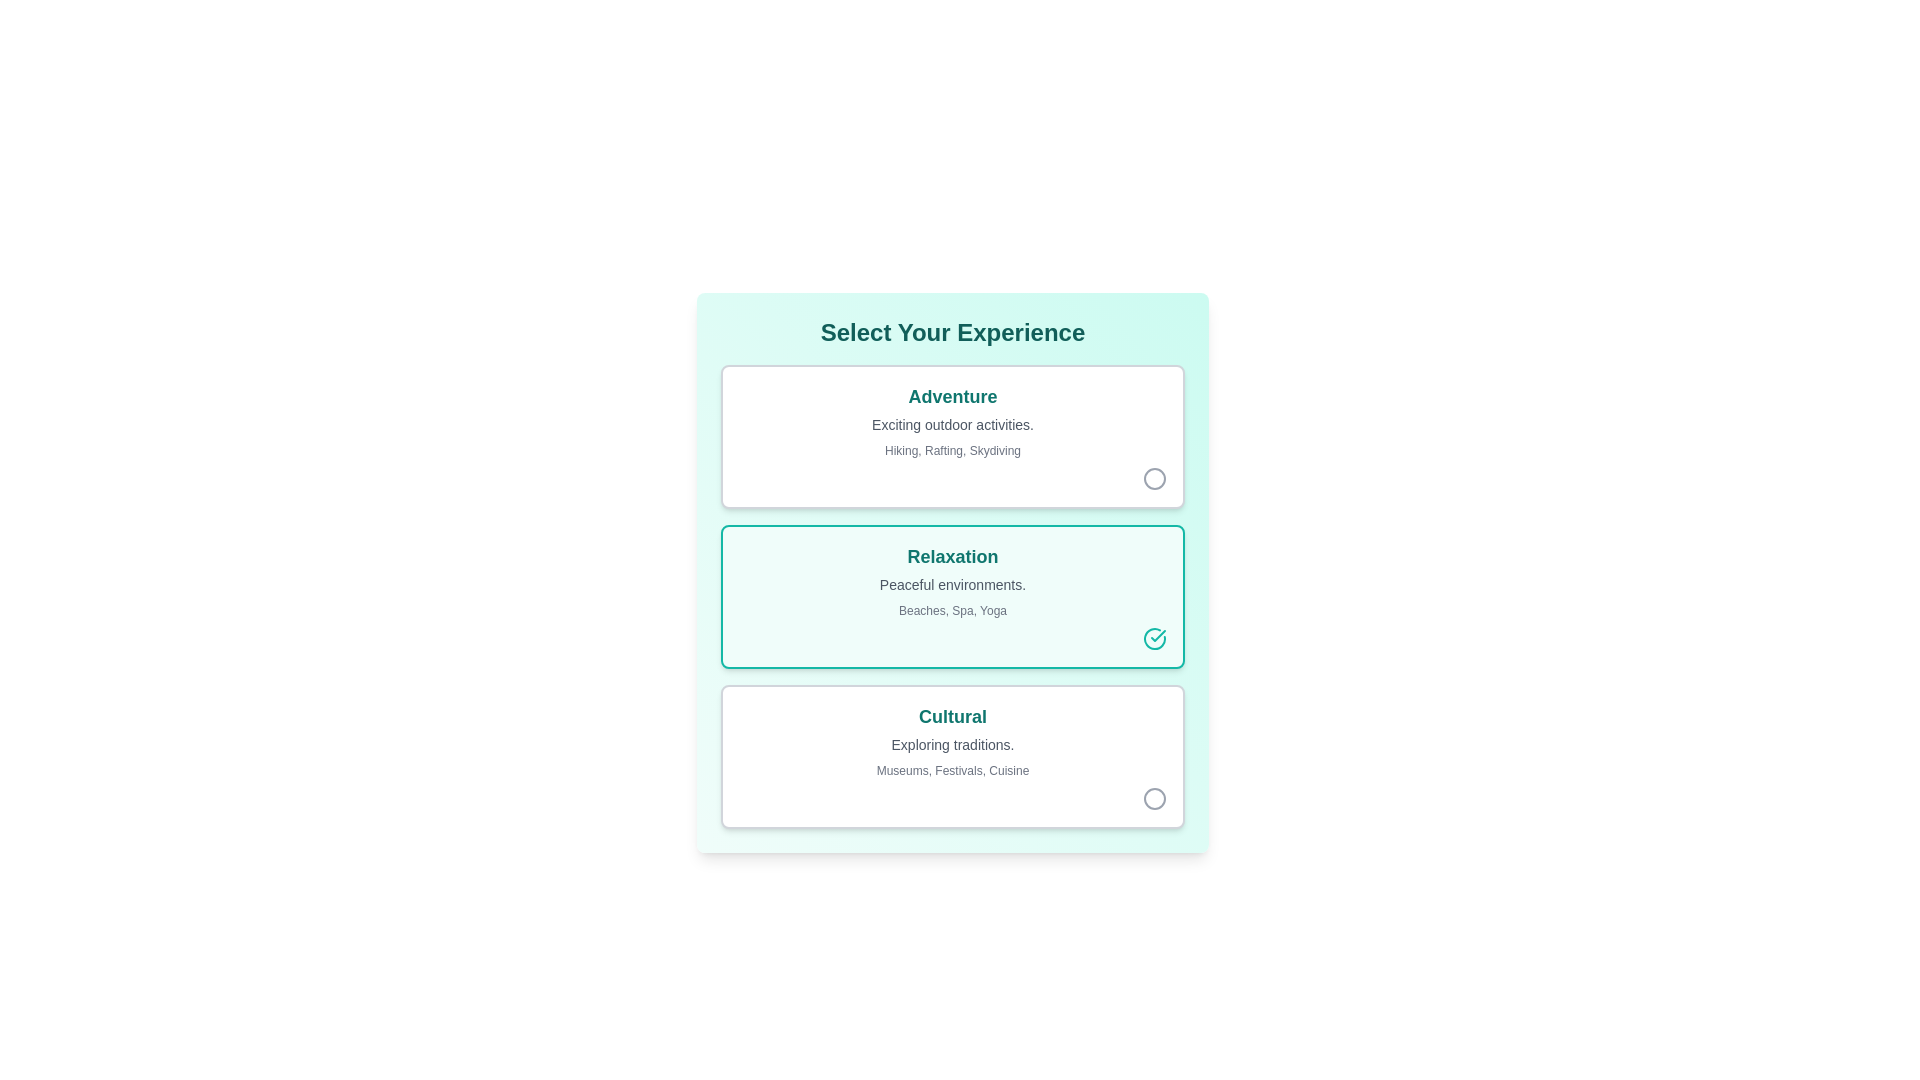  What do you see at coordinates (952, 423) in the screenshot?
I see `the text snippet that reads 'Exciting outdoor activities.' which is styled in a small gray font, located between the heading 'Adventure' and the descriptive text 'Hiking, Rafting, Skydiving'` at bounding box center [952, 423].